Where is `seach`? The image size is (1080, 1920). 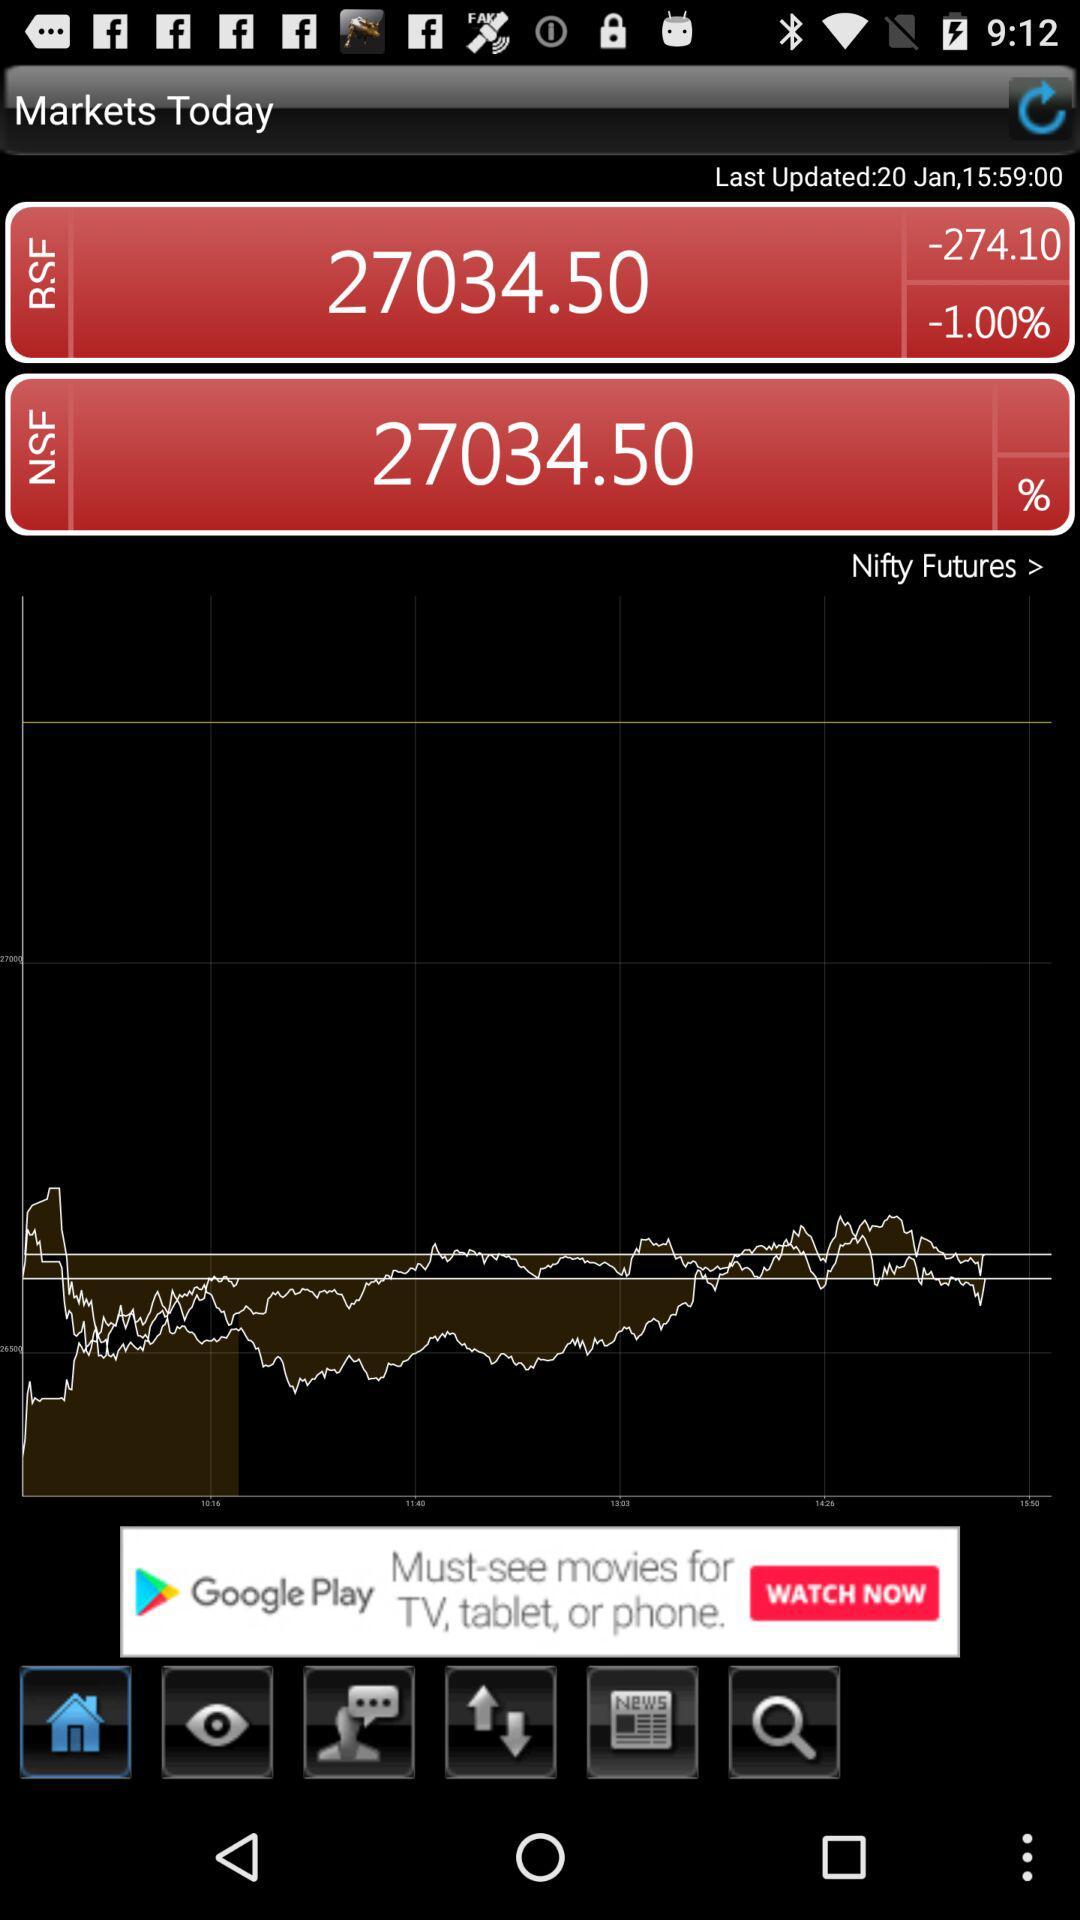 seach is located at coordinates (783, 1727).